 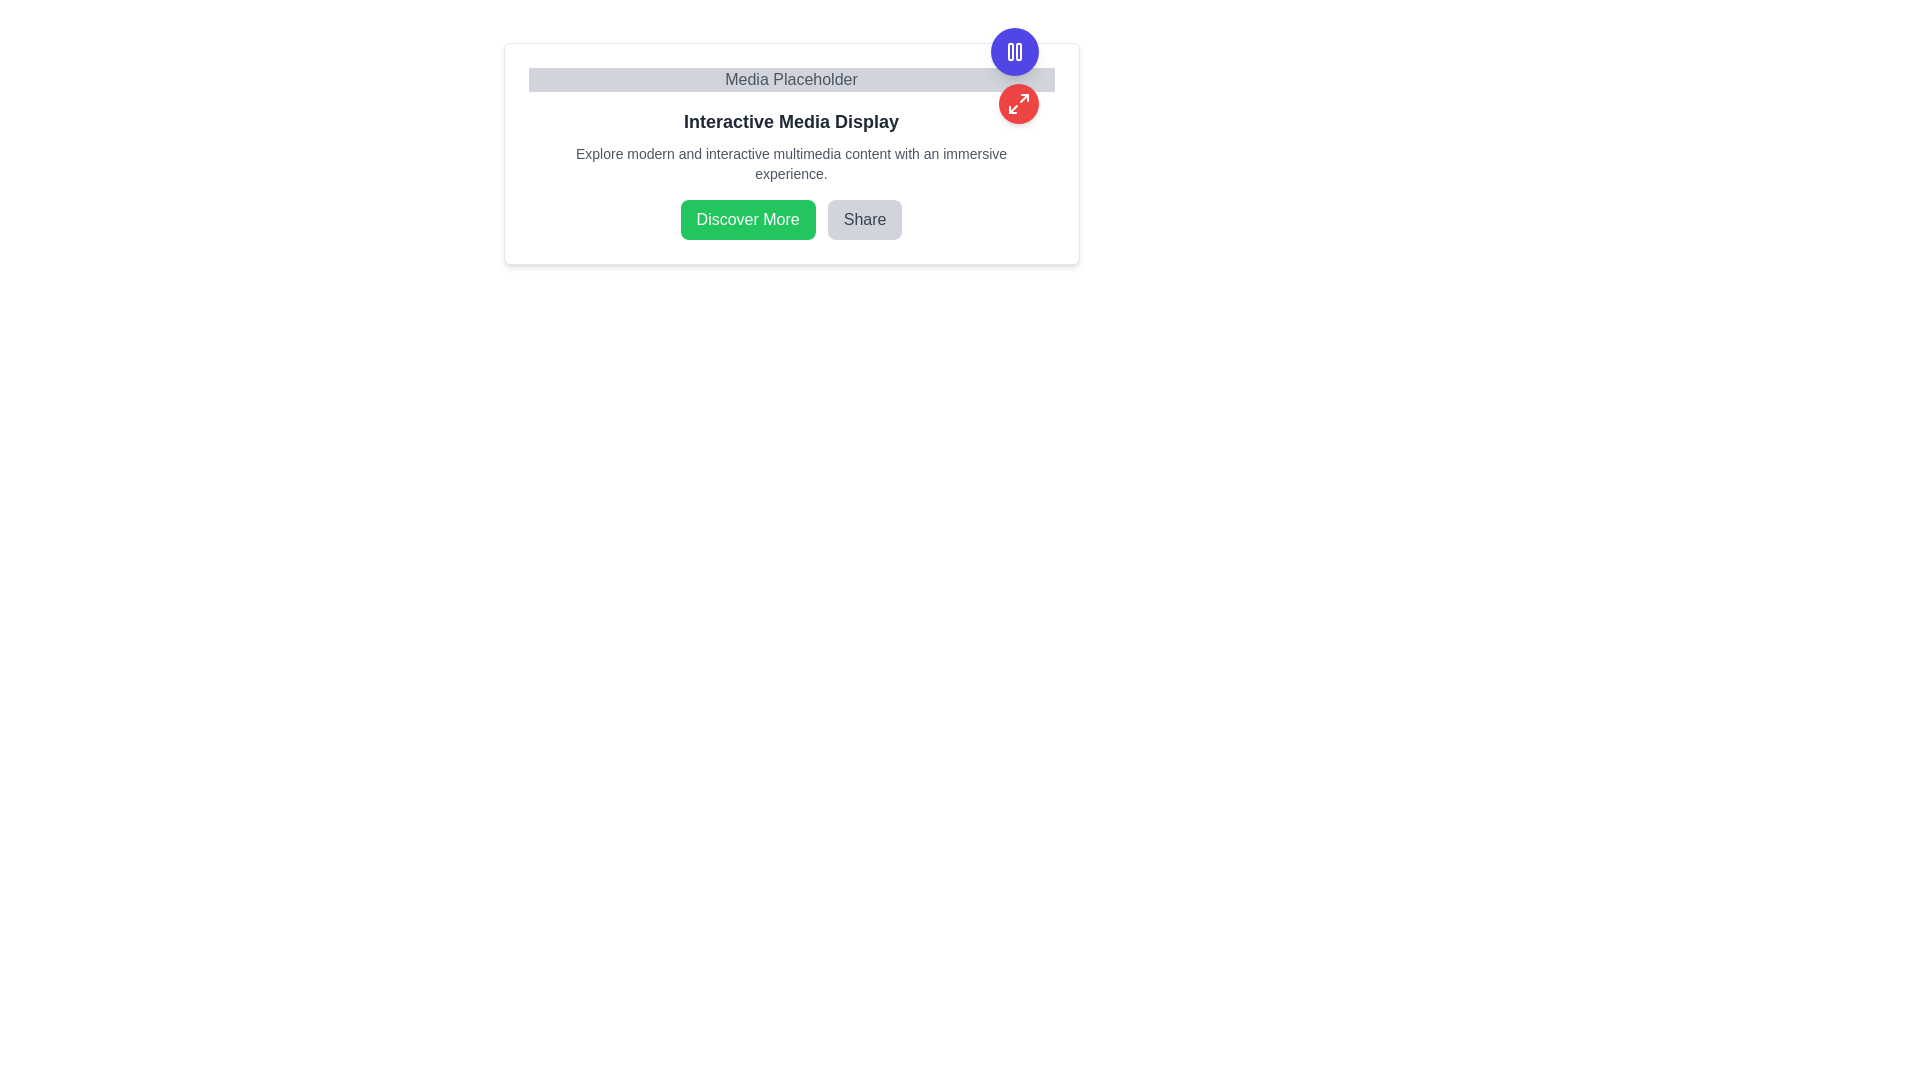 I want to click on the first button in the horizontally aligned group to observe a visual change, so click(x=747, y=219).